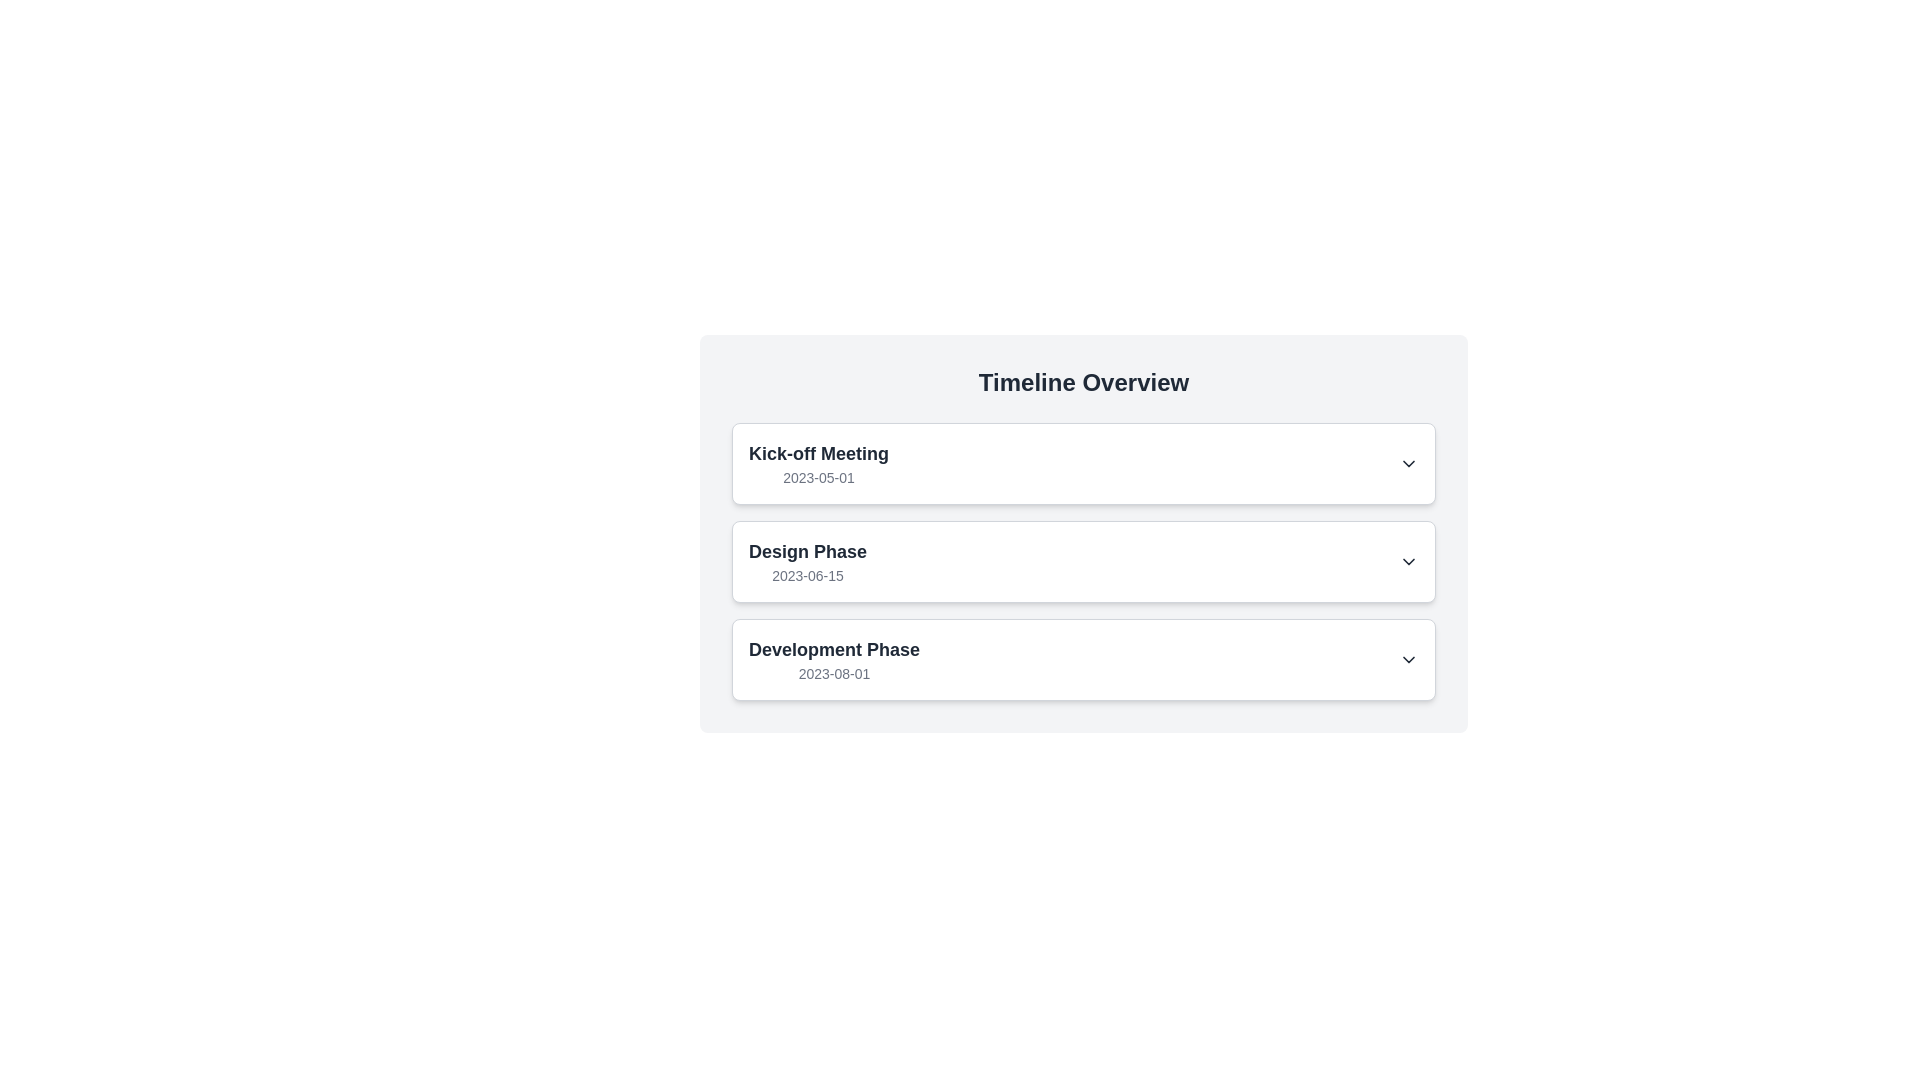 This screenshot has height=1080, width=1920. I want to click on the 'Design Phase' card, so click(1083, 532).